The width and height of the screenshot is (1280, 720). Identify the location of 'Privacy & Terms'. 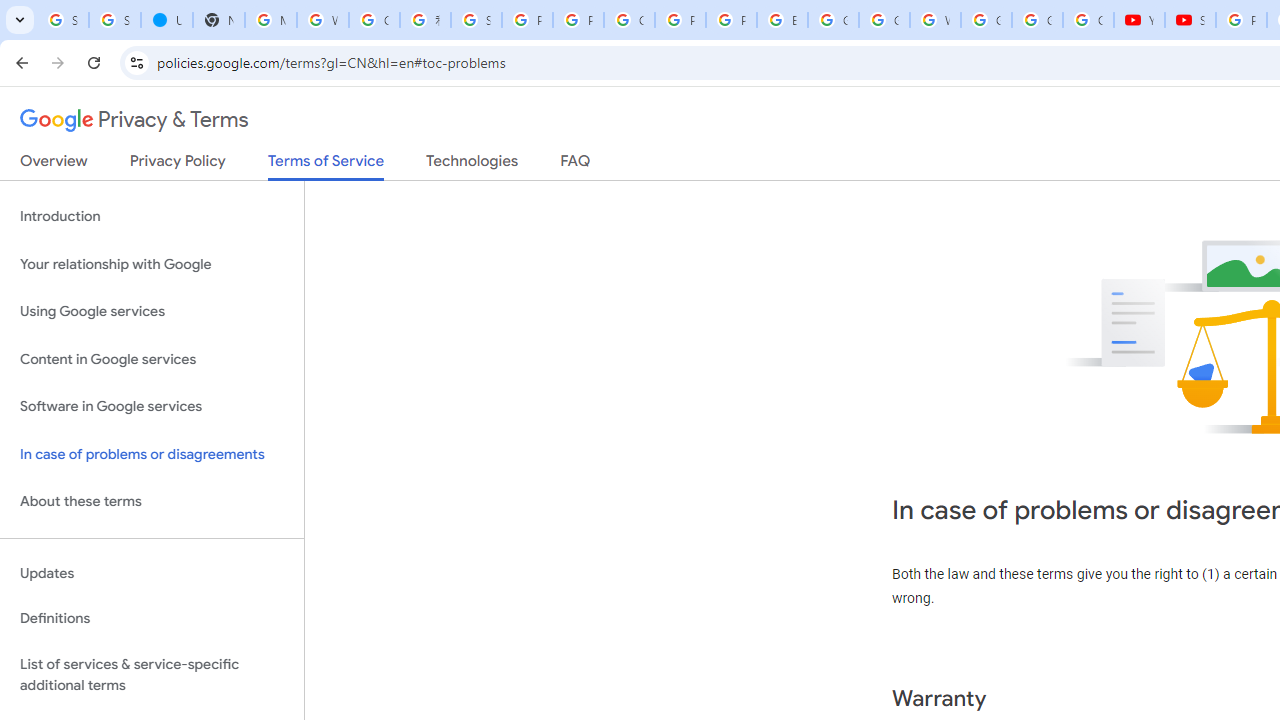
(134, 120).